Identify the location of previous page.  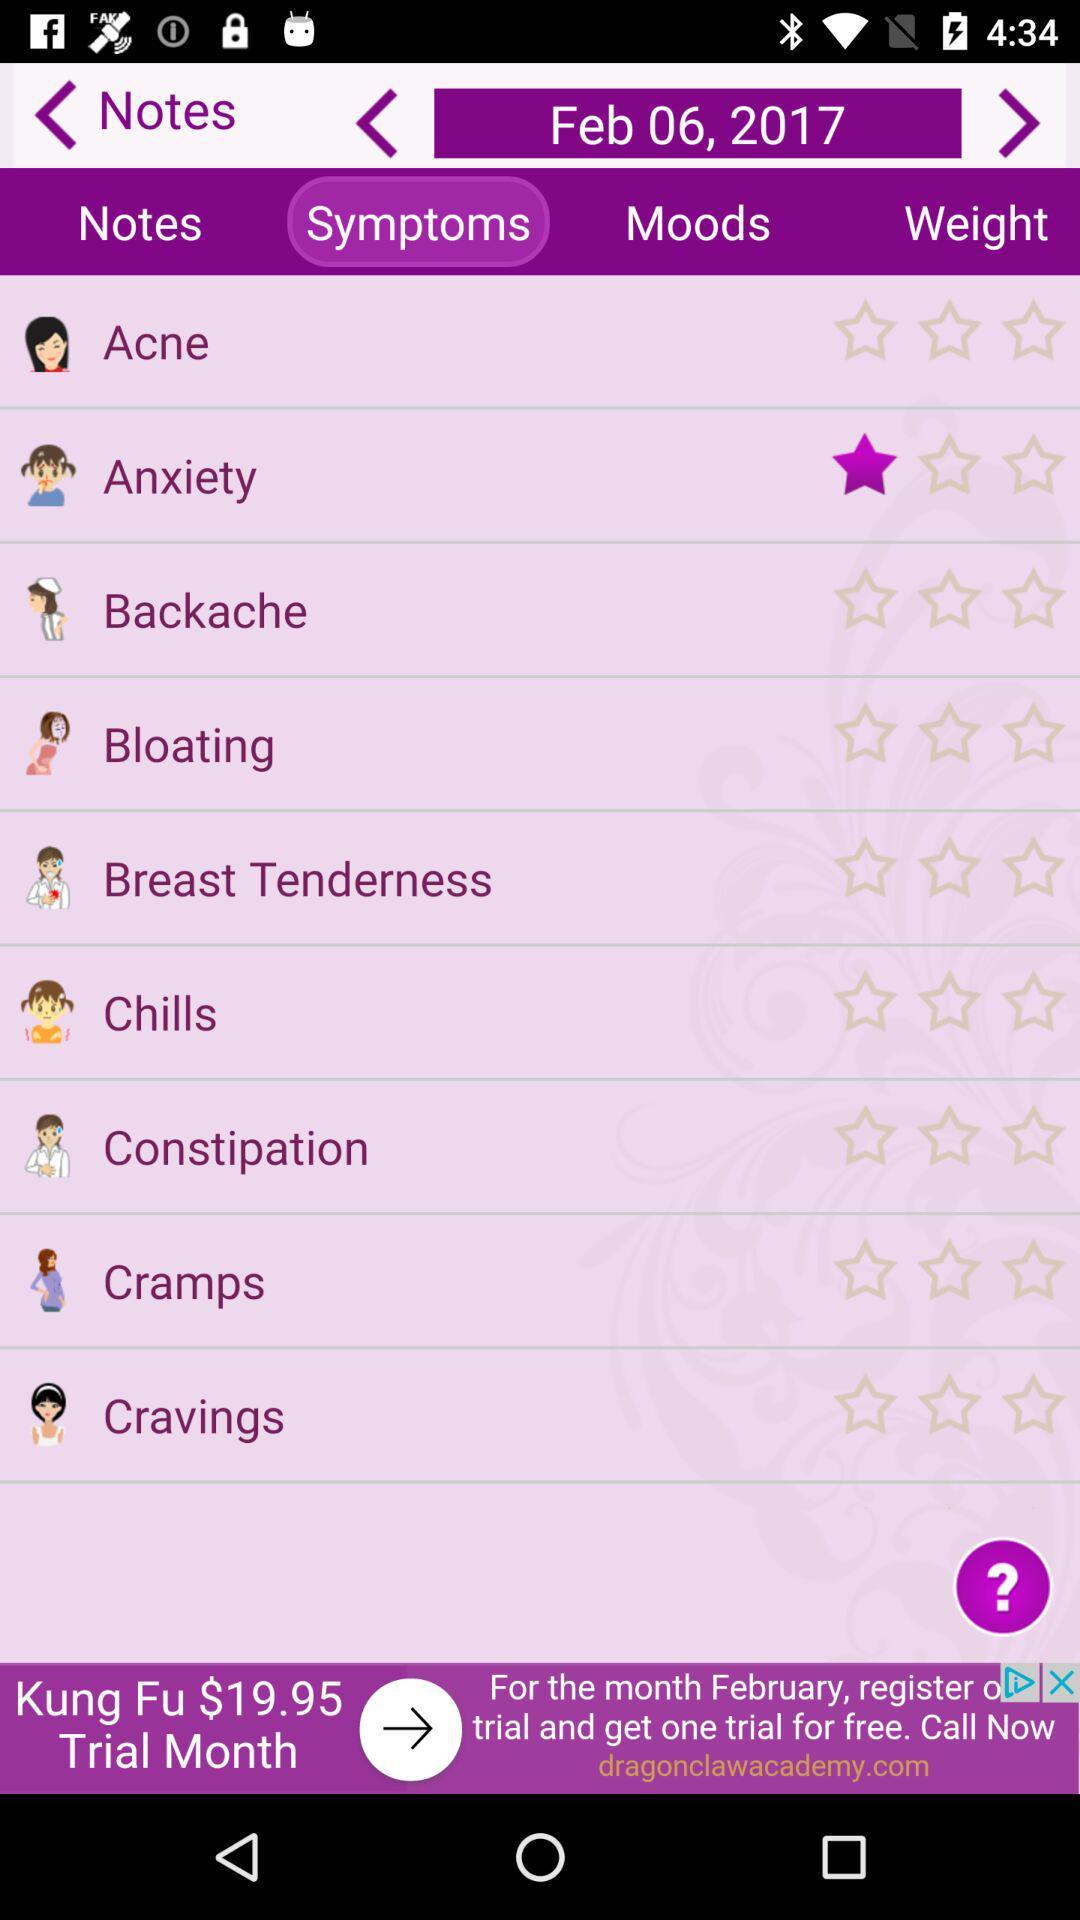
(376, 122).